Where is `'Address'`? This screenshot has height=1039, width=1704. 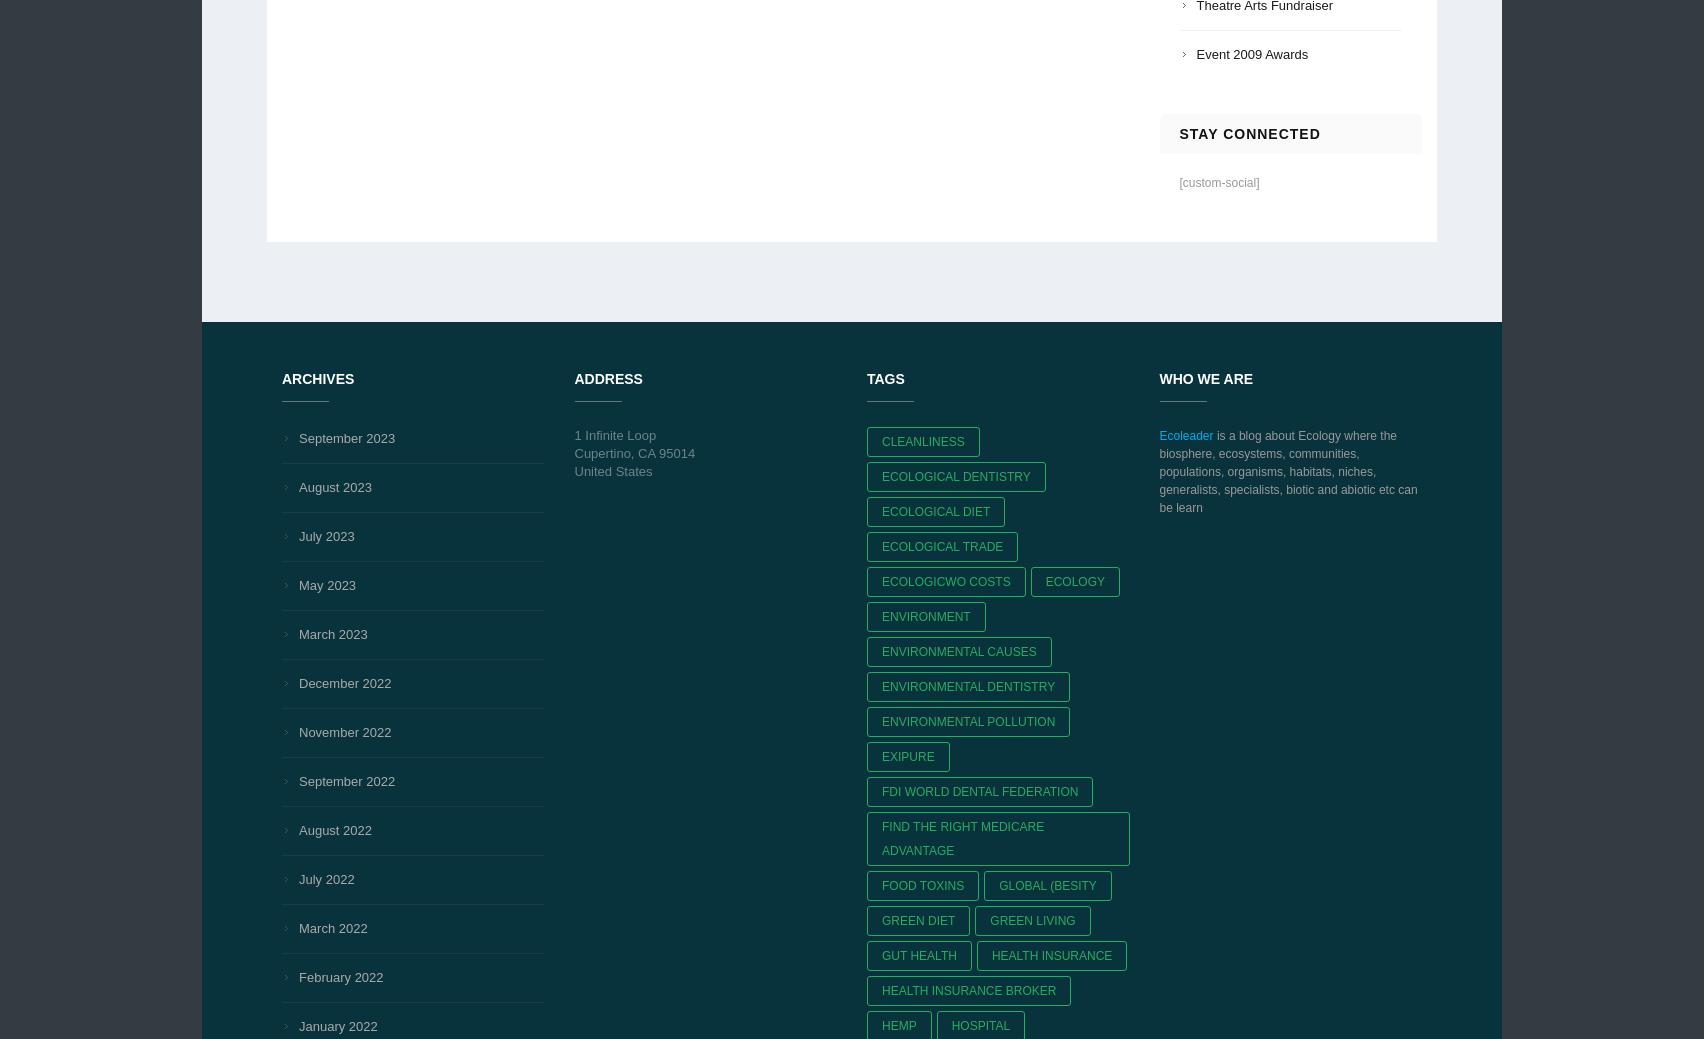
'Address' is located at coordinates (607, 376).